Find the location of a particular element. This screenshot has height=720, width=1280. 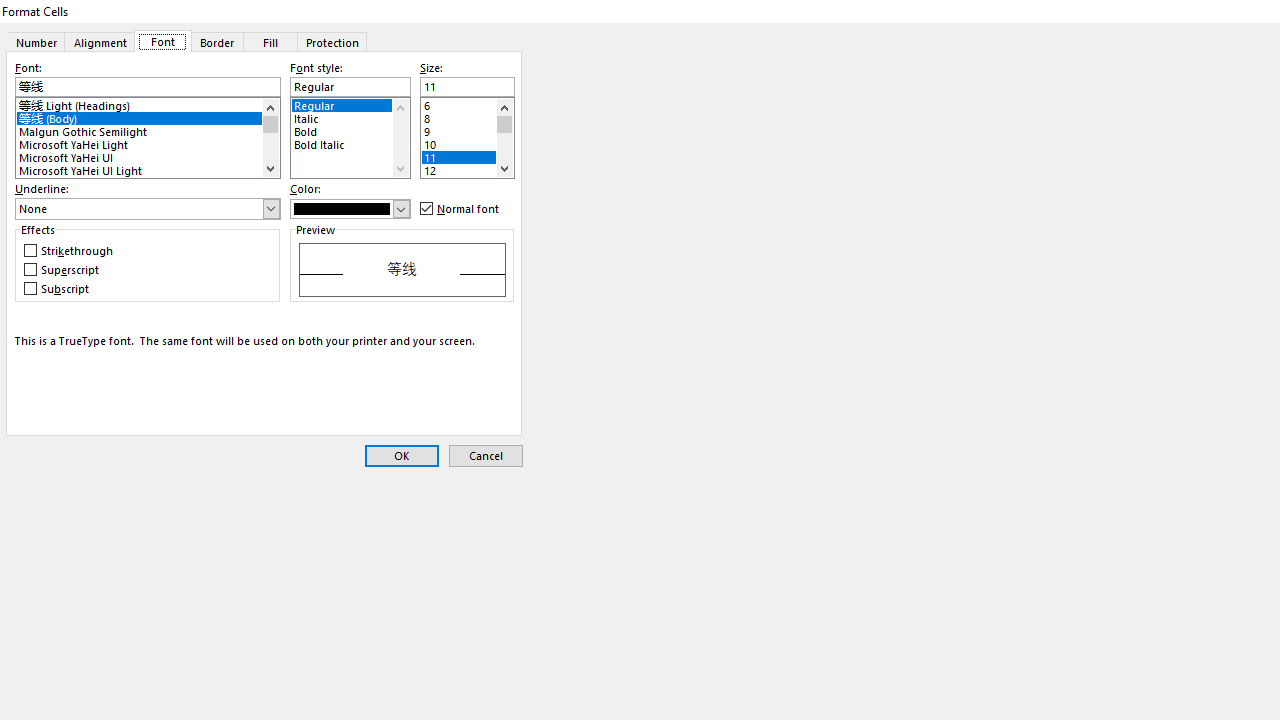

'Border' is located at coordinates (216, 41).